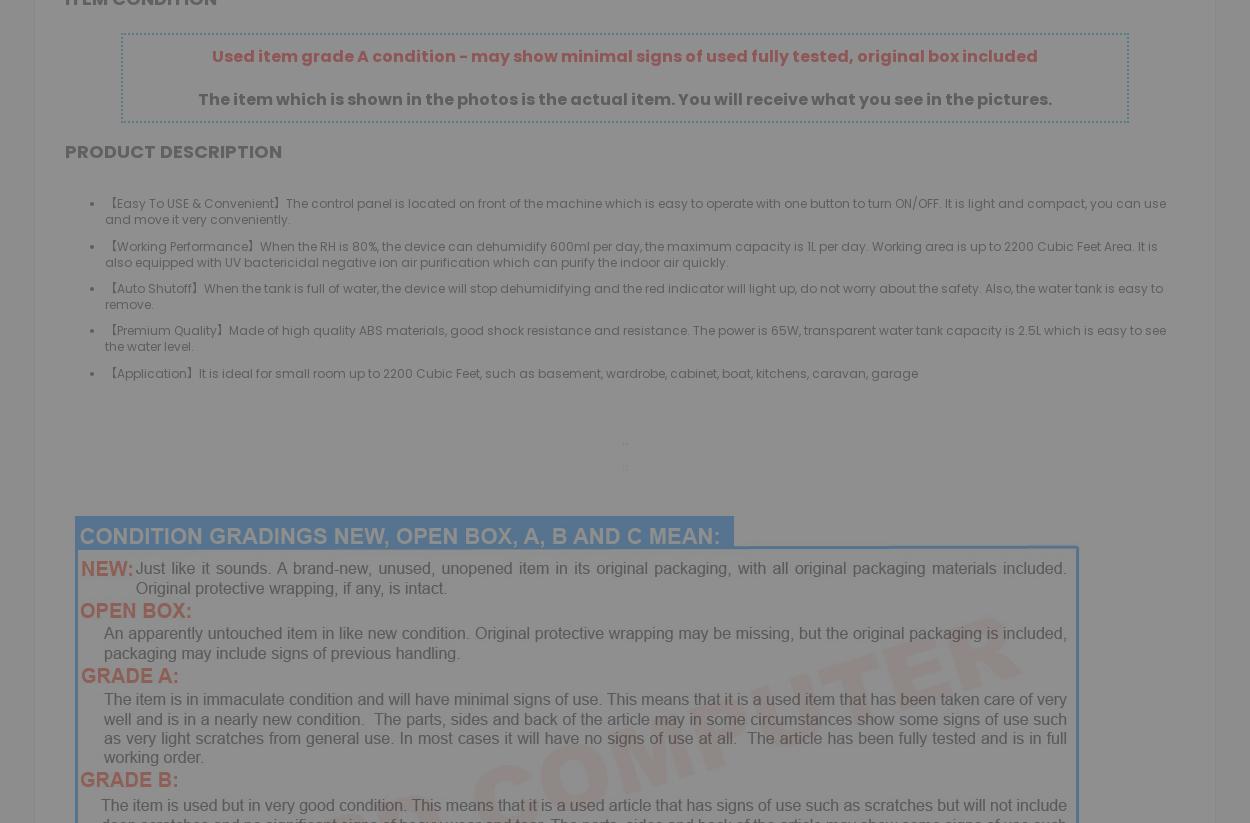 This screenshot has height=823, width=1250. Describe the element at coordinates (428, 193) in the screenshot. I see `'Tools'` at that location.